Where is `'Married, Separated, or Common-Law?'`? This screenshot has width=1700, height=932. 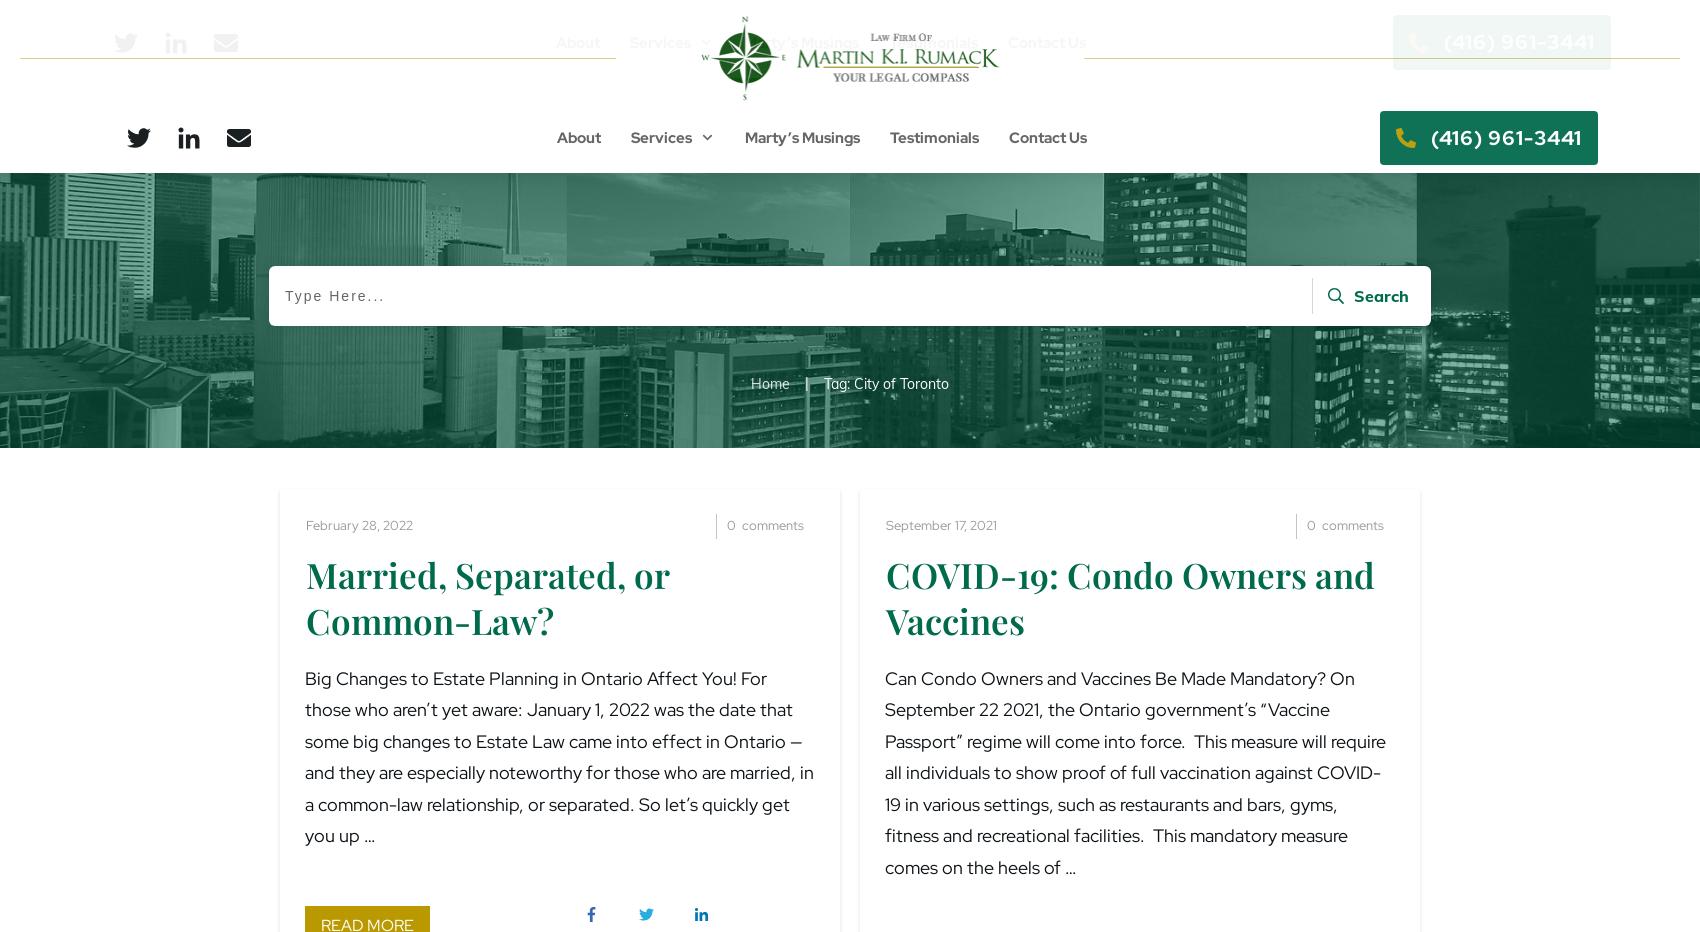
'Married, Separated, or Common-Law?' is located at coordinates (487, 595).